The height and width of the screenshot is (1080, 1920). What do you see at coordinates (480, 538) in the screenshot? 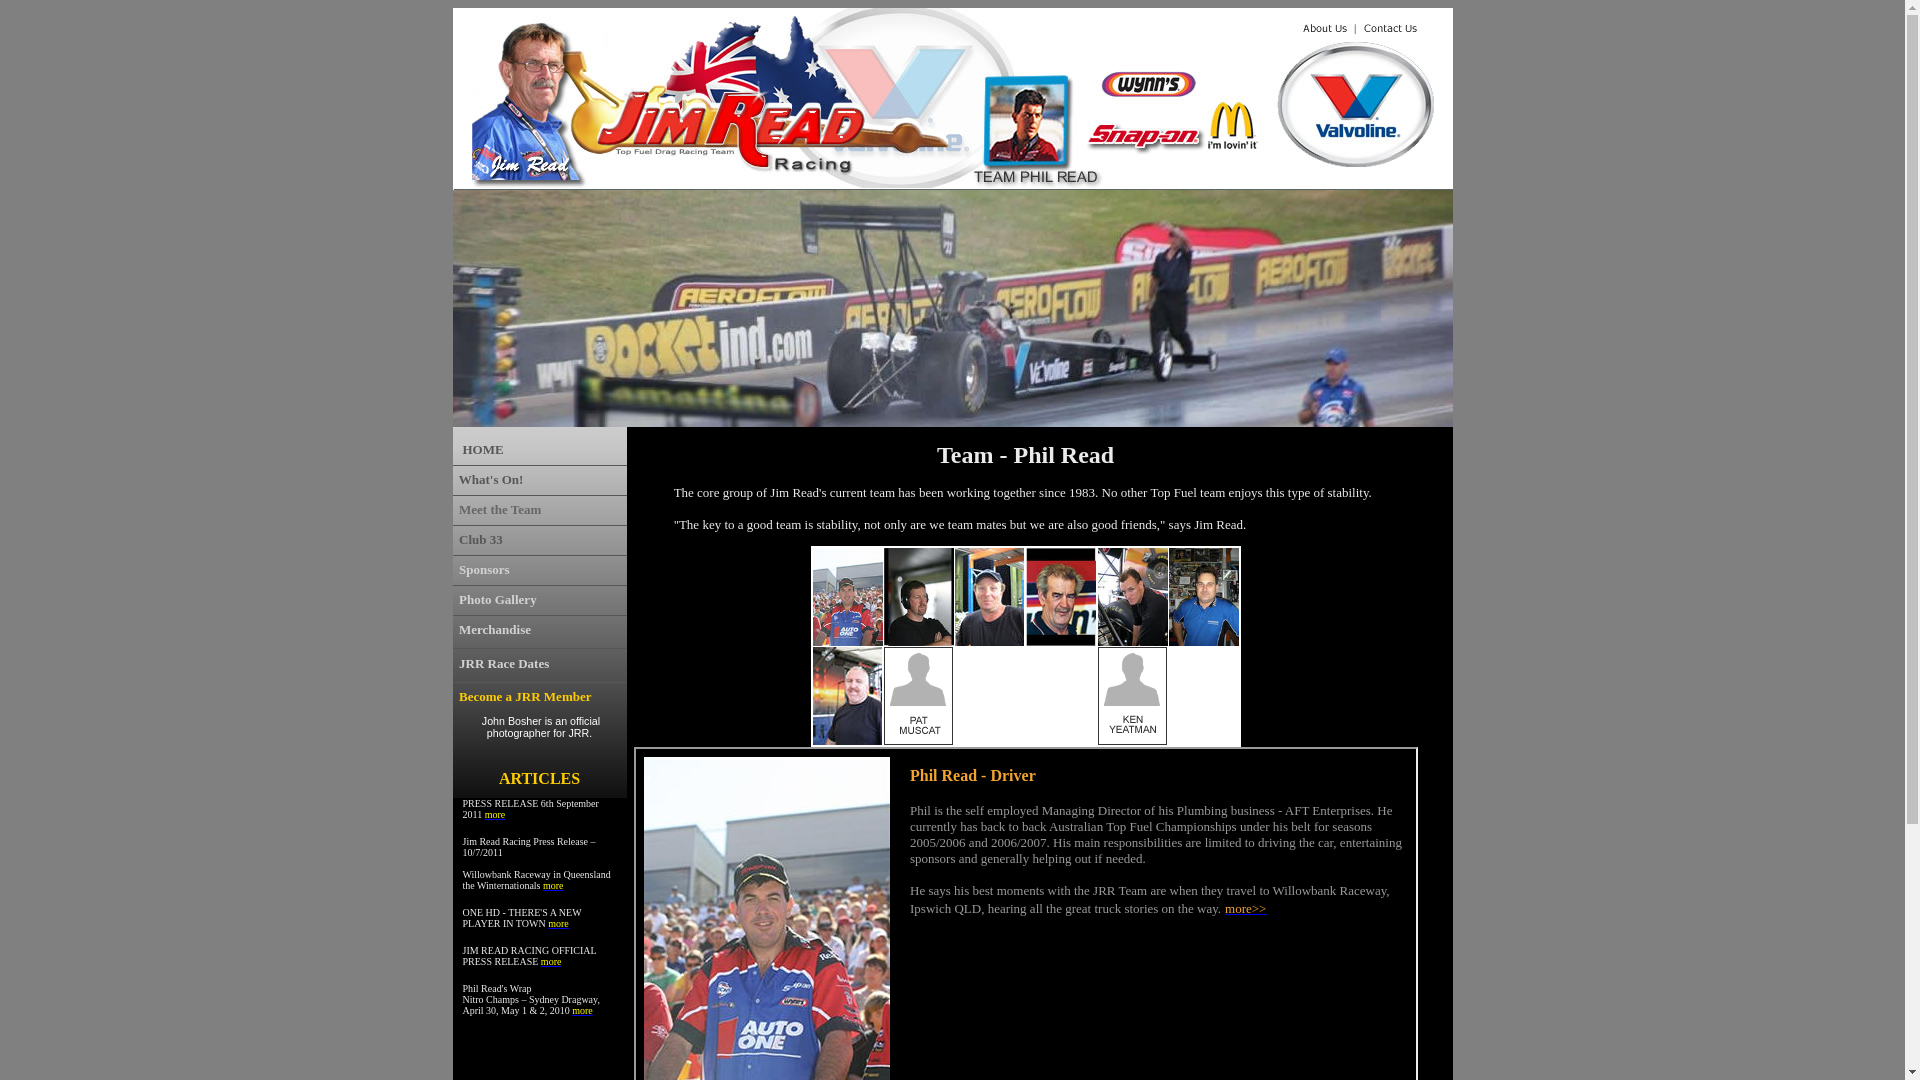
I see `'Club 33'` at bounding box center [480, 538].